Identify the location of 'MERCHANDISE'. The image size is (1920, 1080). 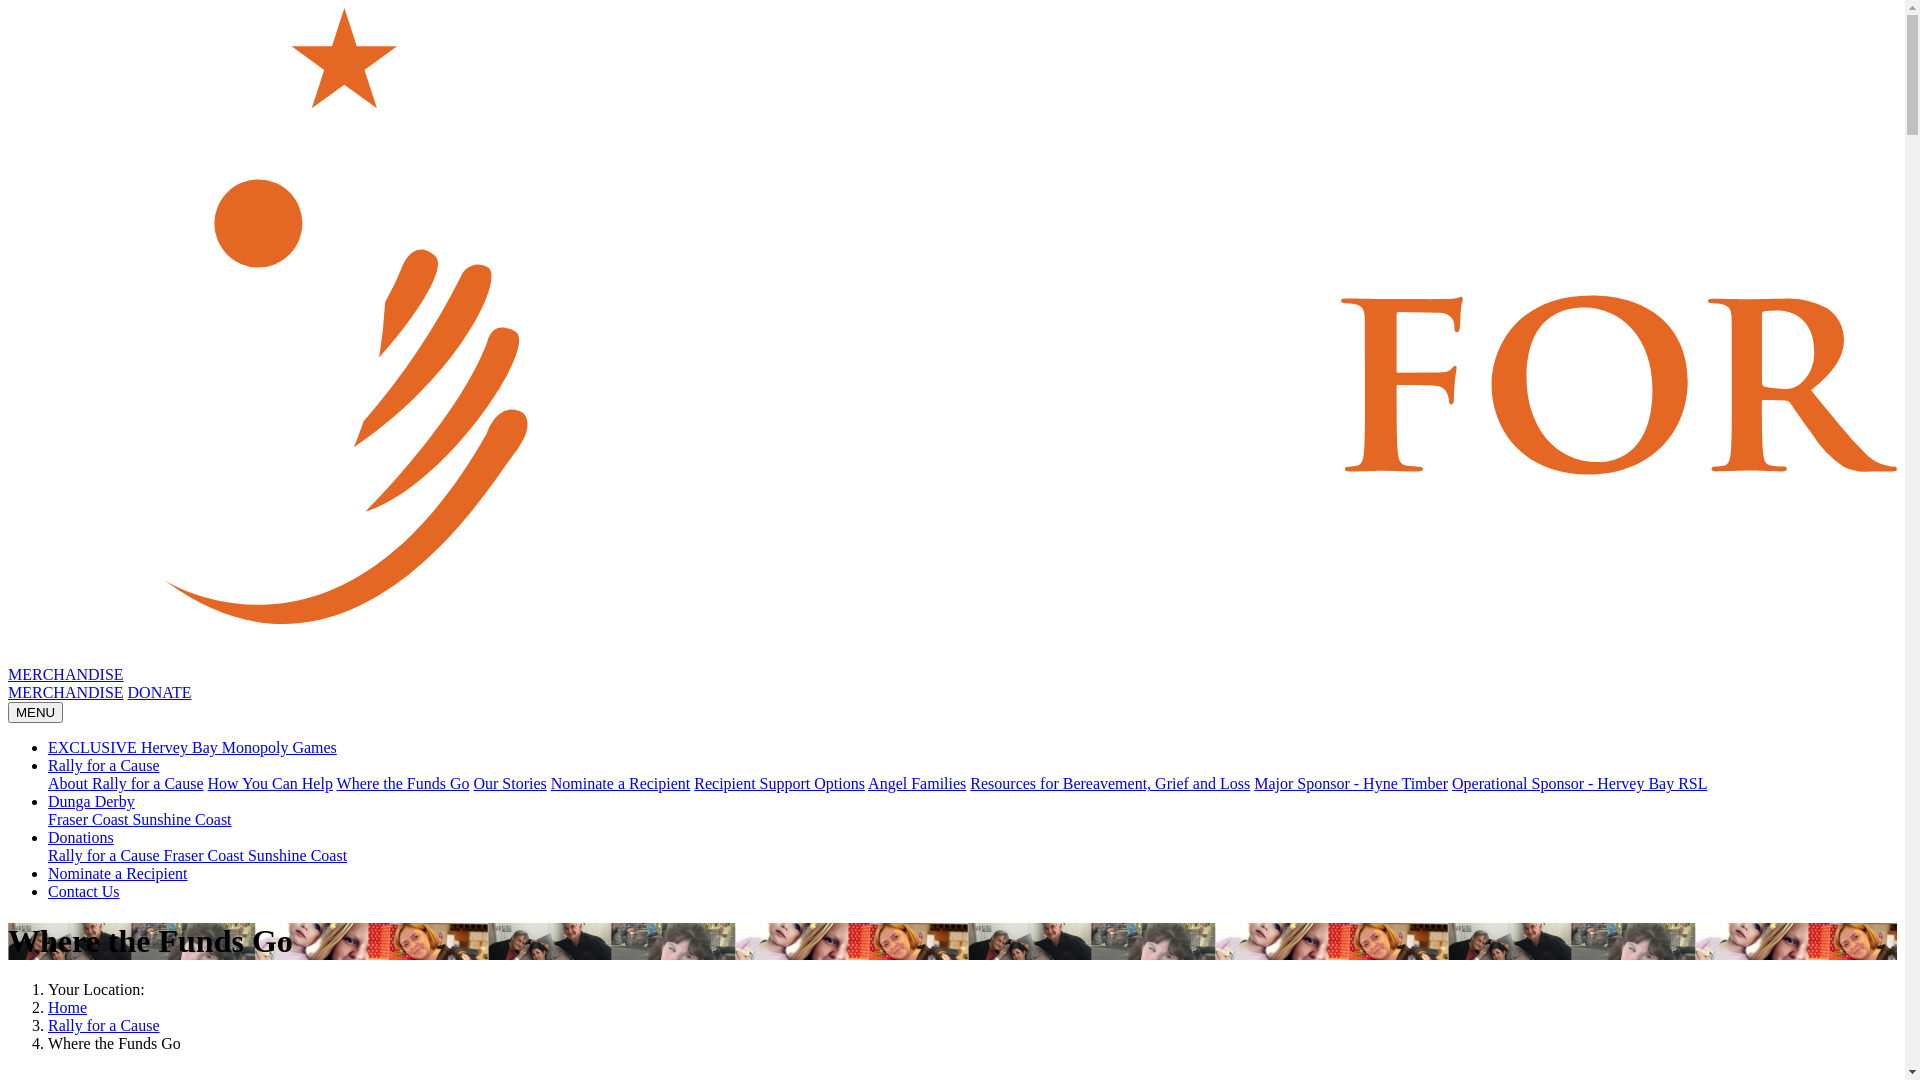
(66, 674).